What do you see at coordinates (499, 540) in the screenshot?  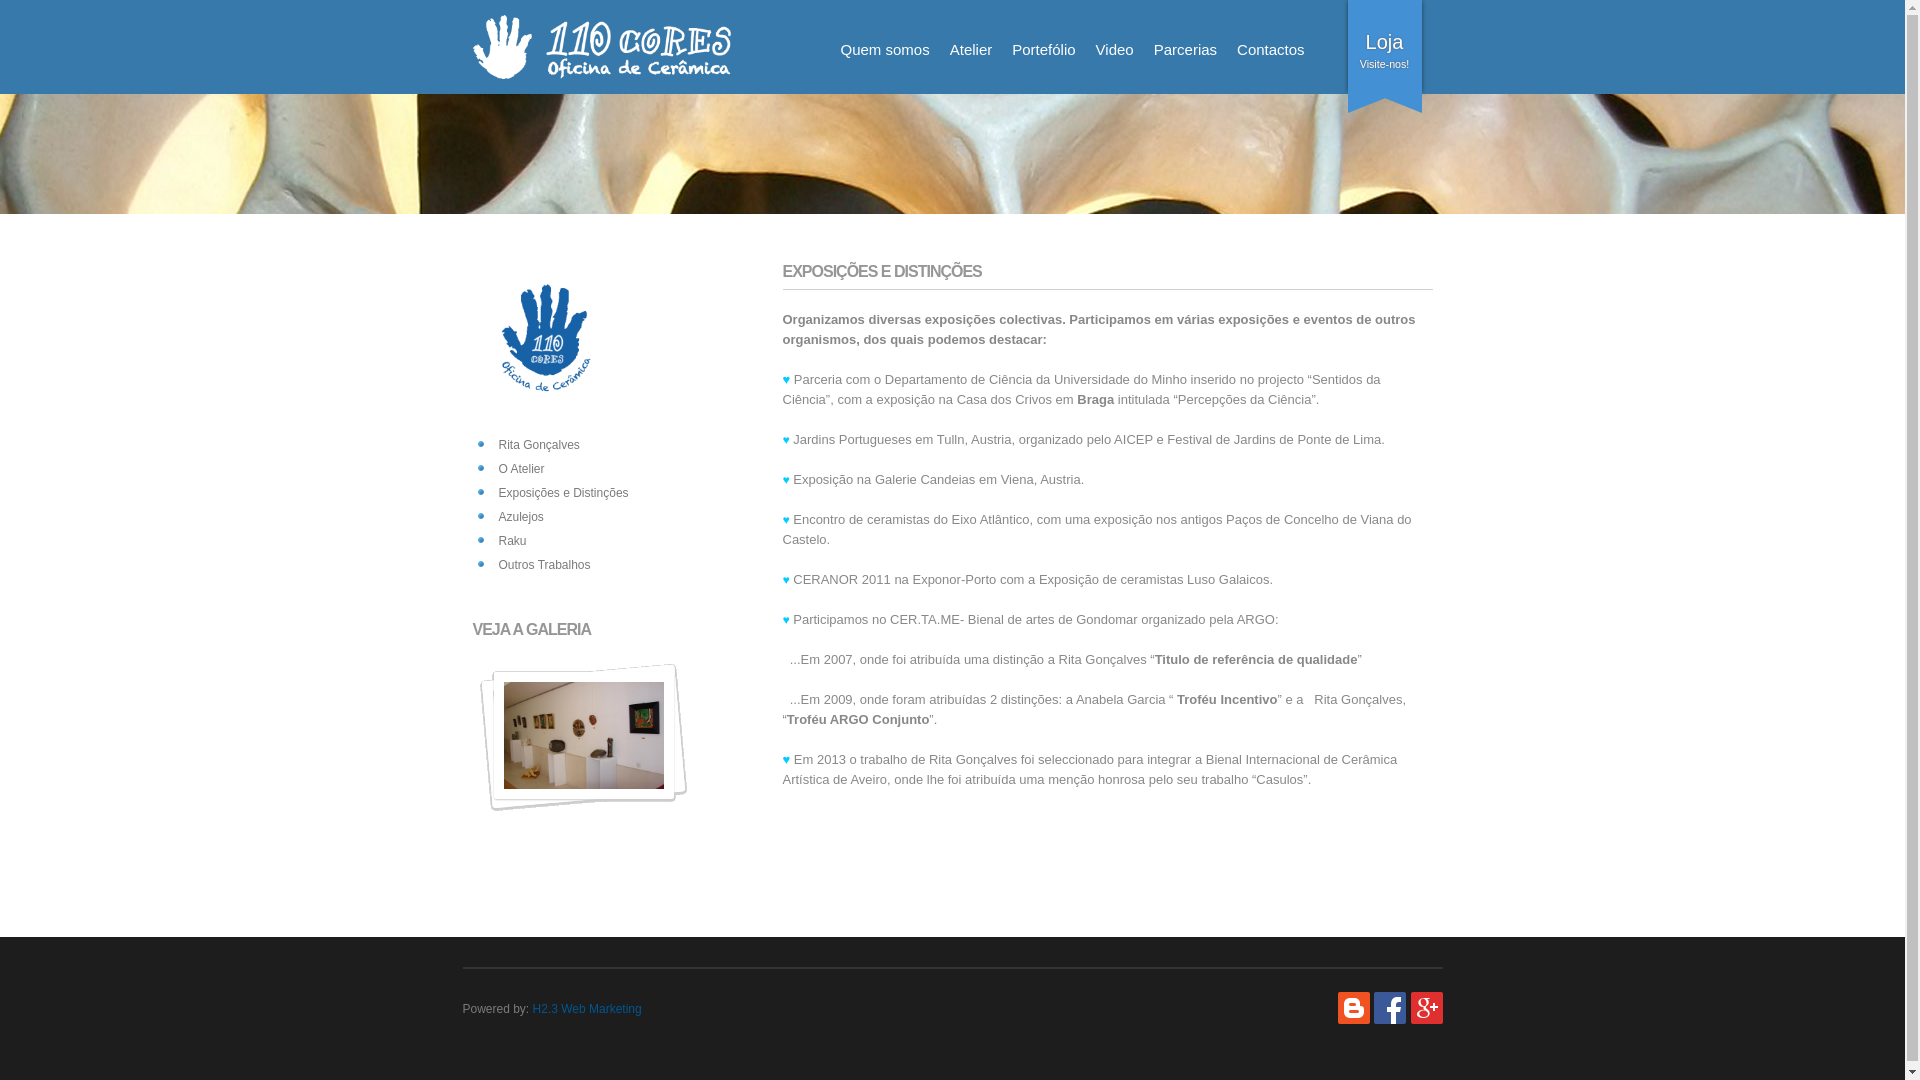 I see `'Raku'` at bounding box center [499, 540].